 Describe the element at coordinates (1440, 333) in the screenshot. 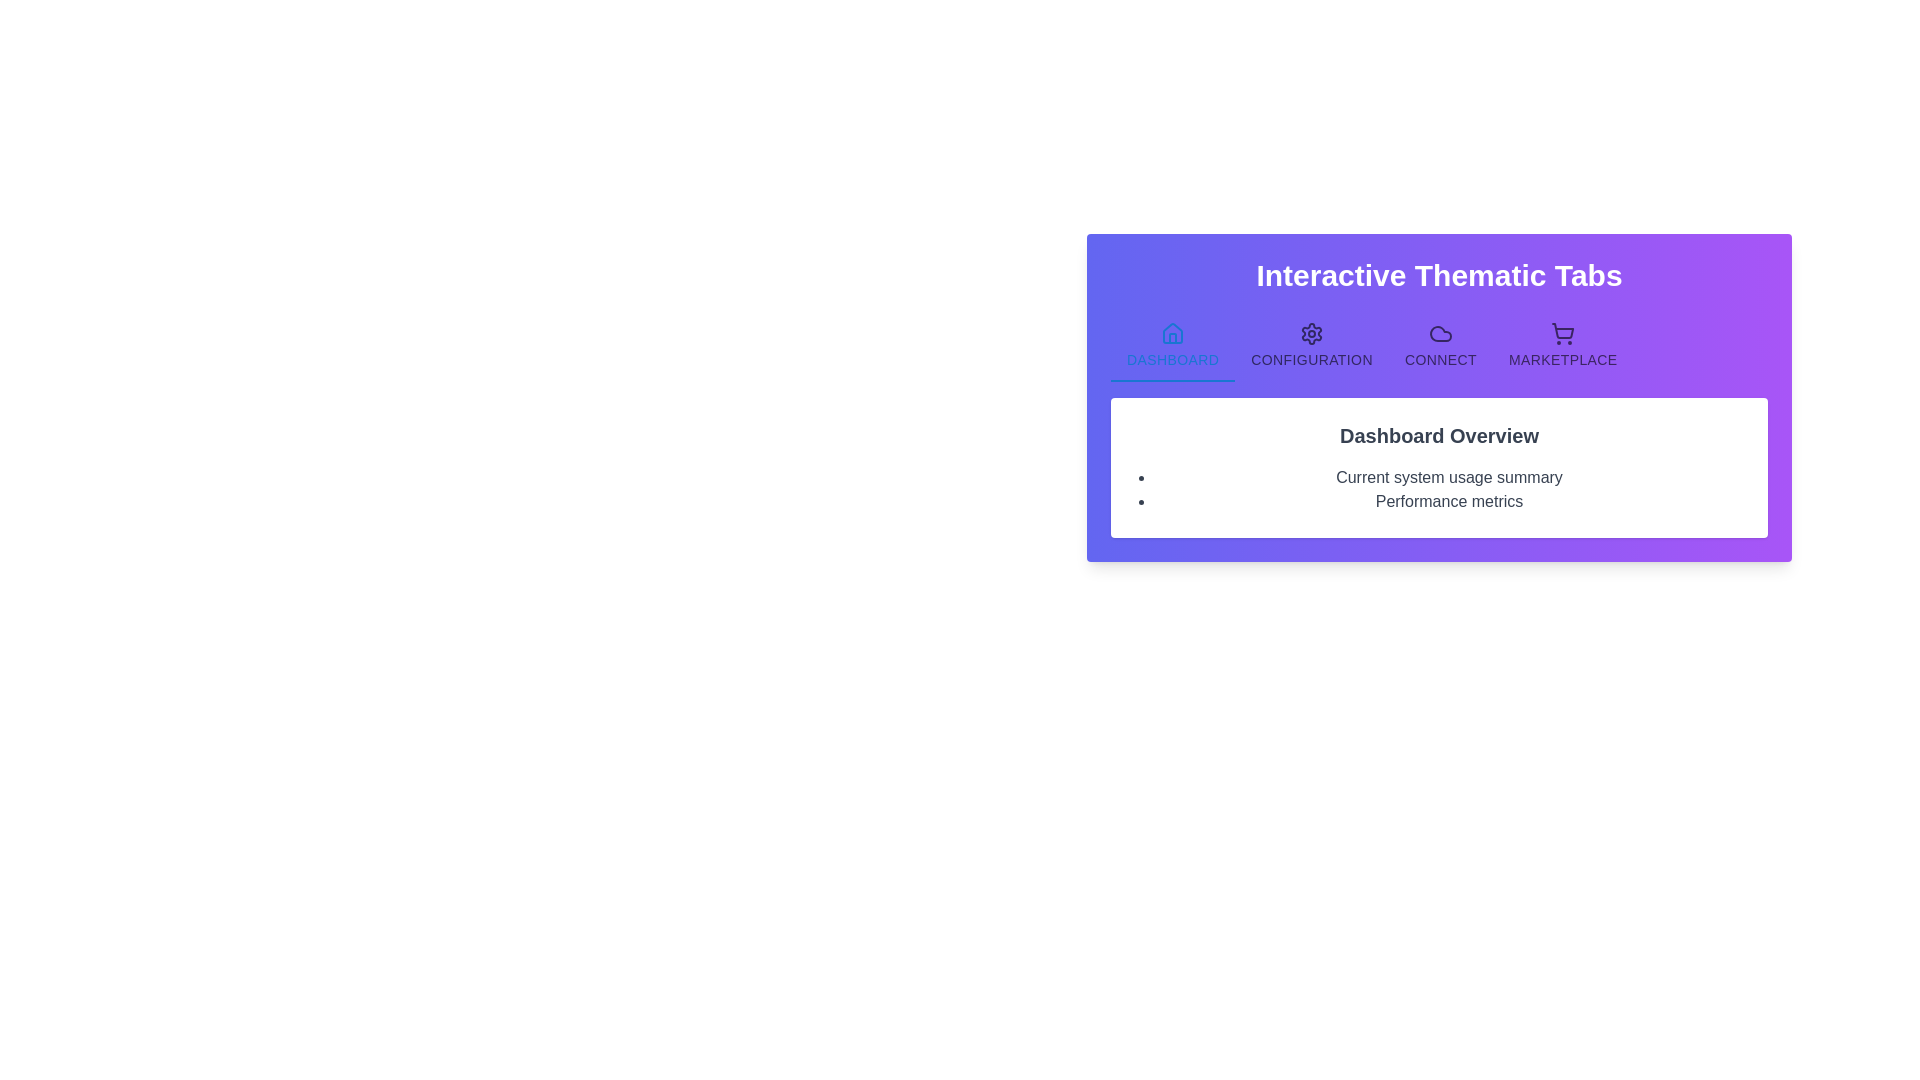

I see `the cloud-shaped outline icon located within the 'CONNECT' tab on the menu bar` at that location.